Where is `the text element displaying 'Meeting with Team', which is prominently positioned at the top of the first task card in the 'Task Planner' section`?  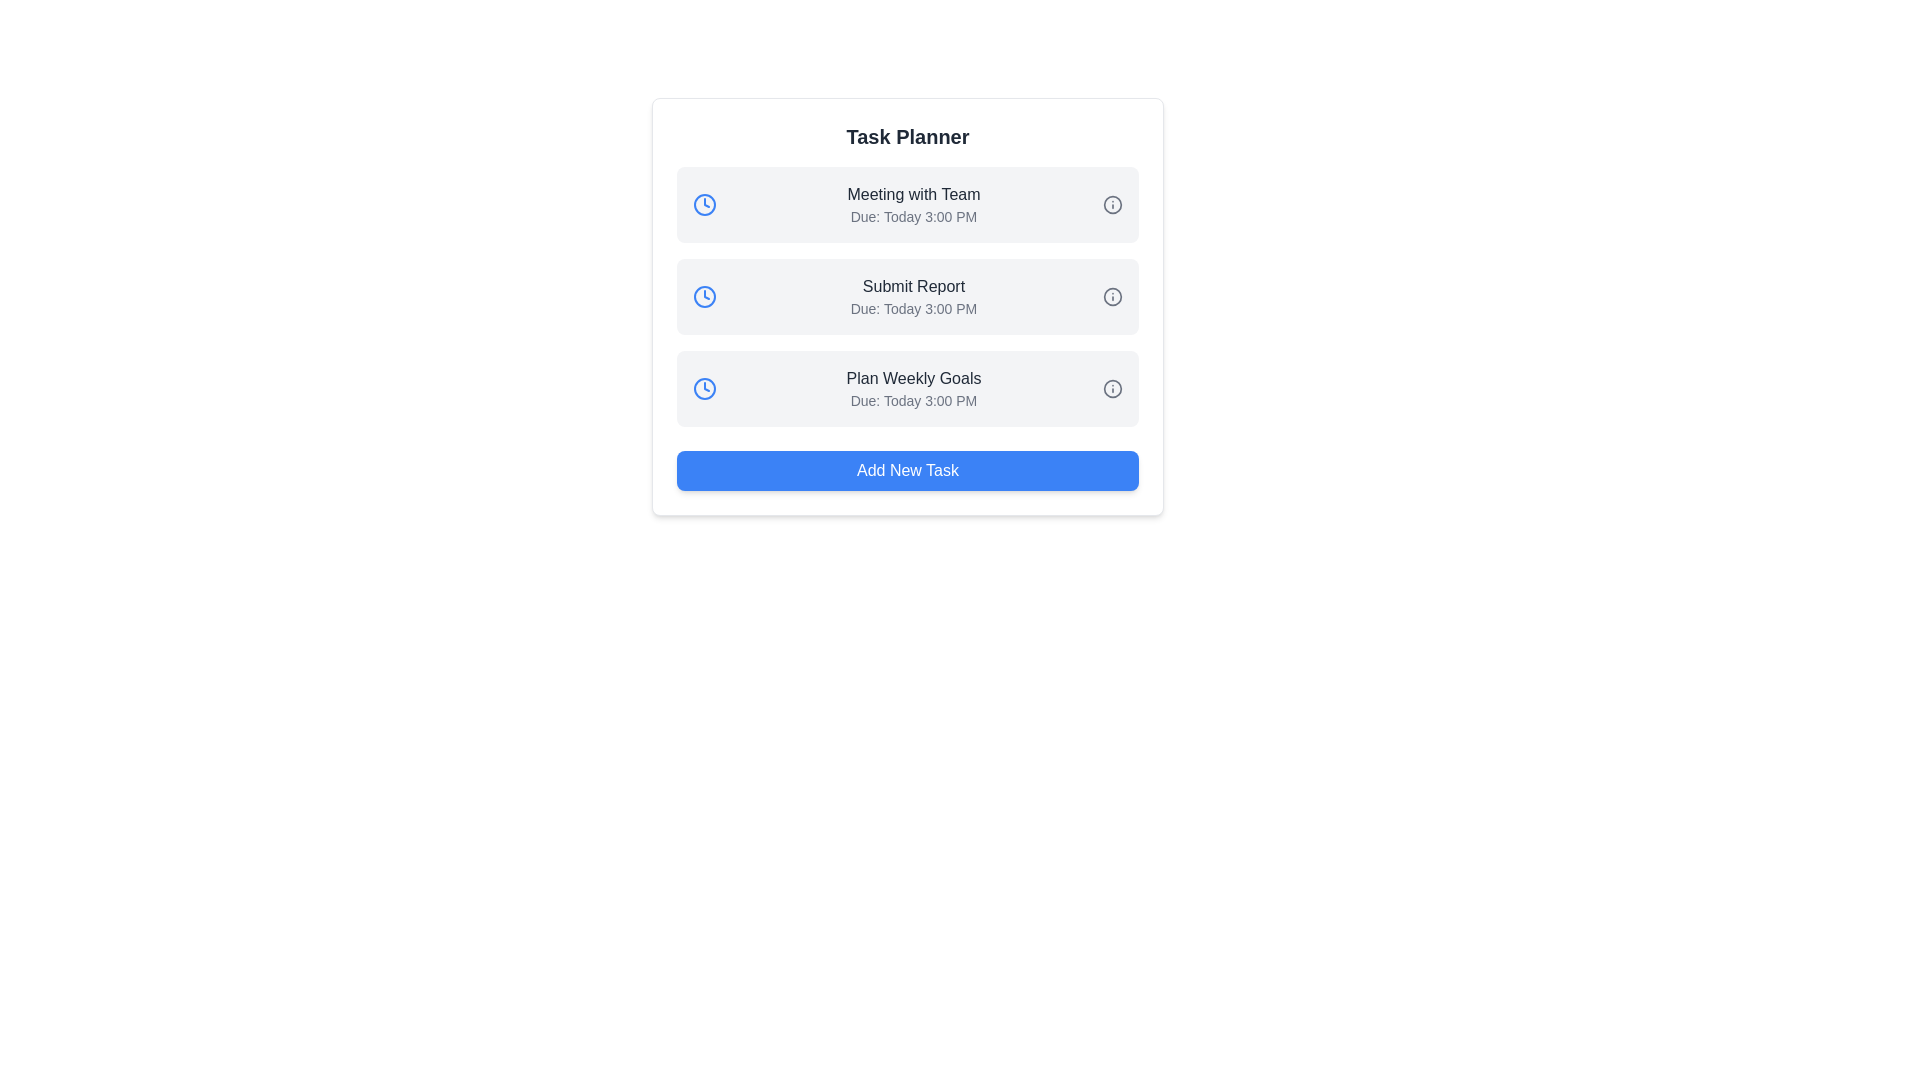 the text element displaying 'Meeting with Team', which is prominently positioned at the top of the first task card in the 'Task Planner' section is located at coordinates (912, 195).